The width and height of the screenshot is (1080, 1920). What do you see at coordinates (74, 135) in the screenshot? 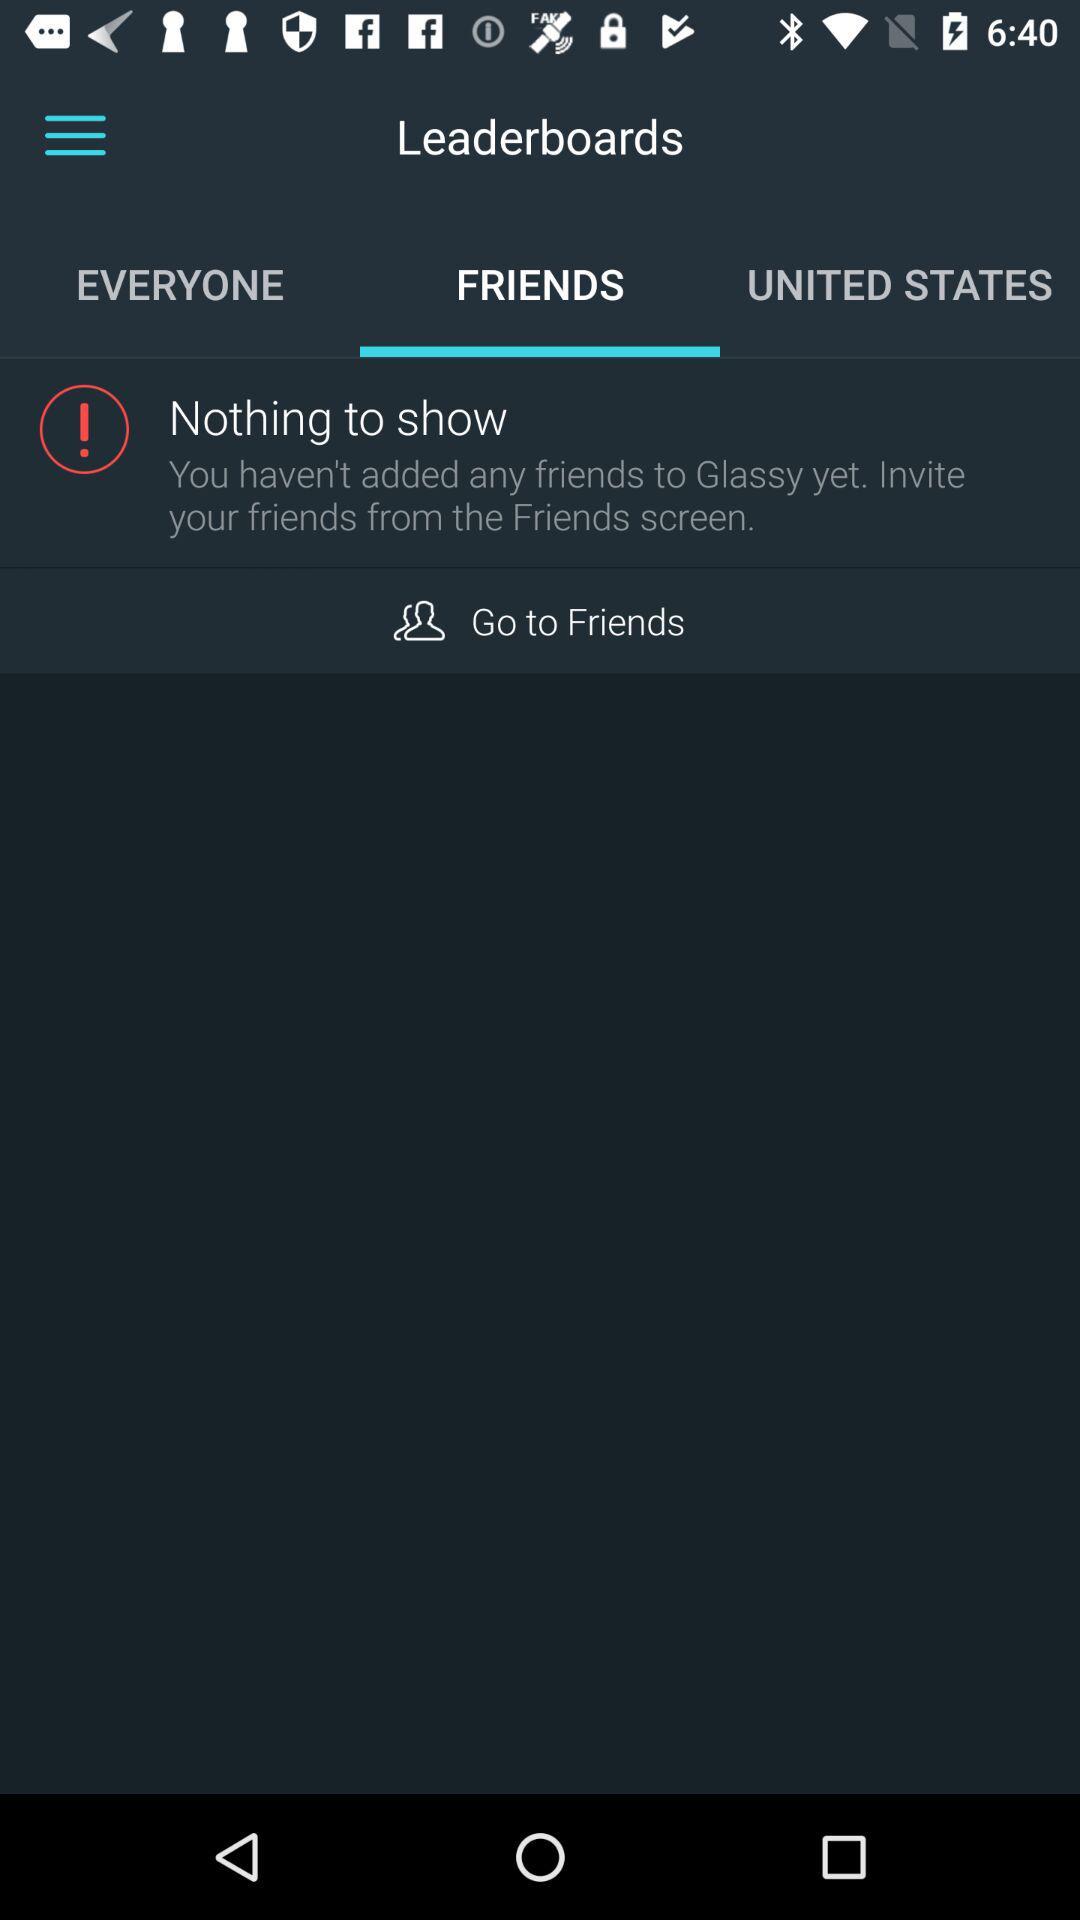
I see `the menu icon` at bounding box center [74, 135].